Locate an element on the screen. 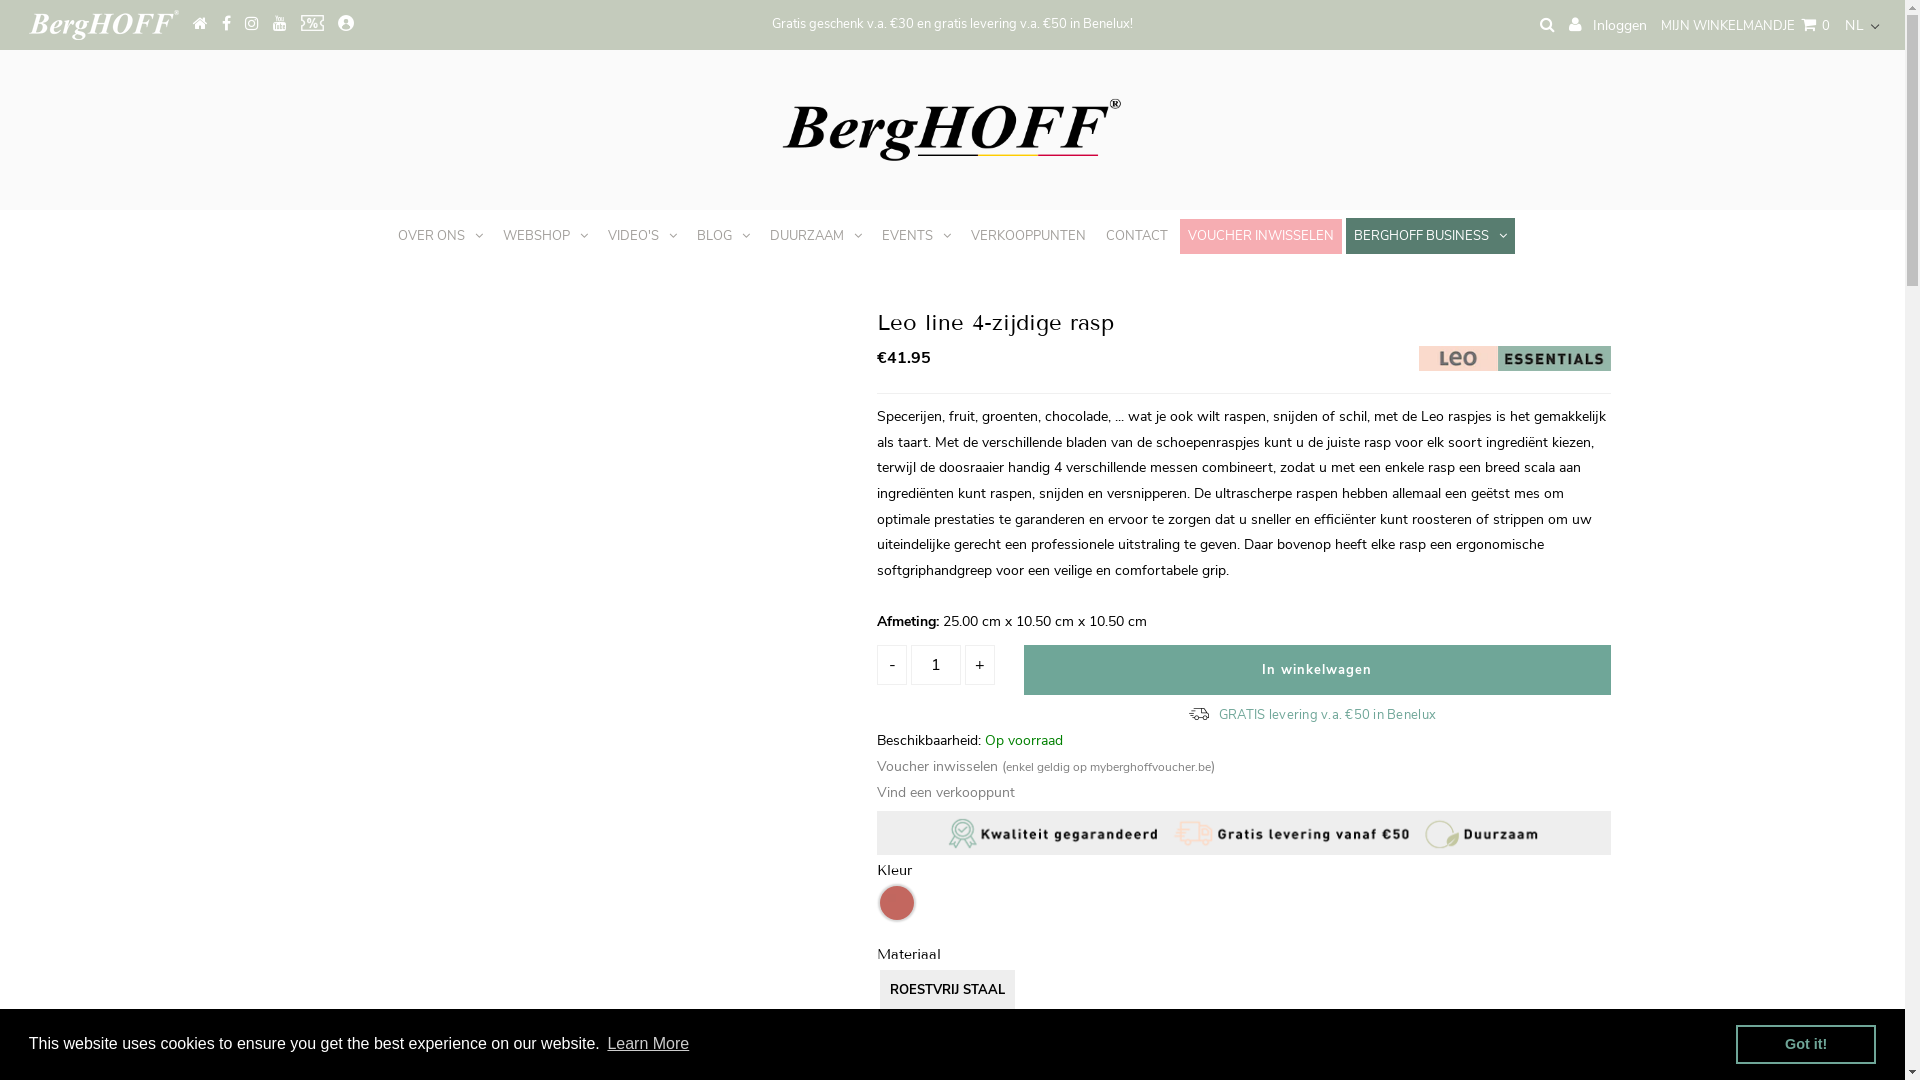  'DUURZAAM' is located at coordinates (816, 234).